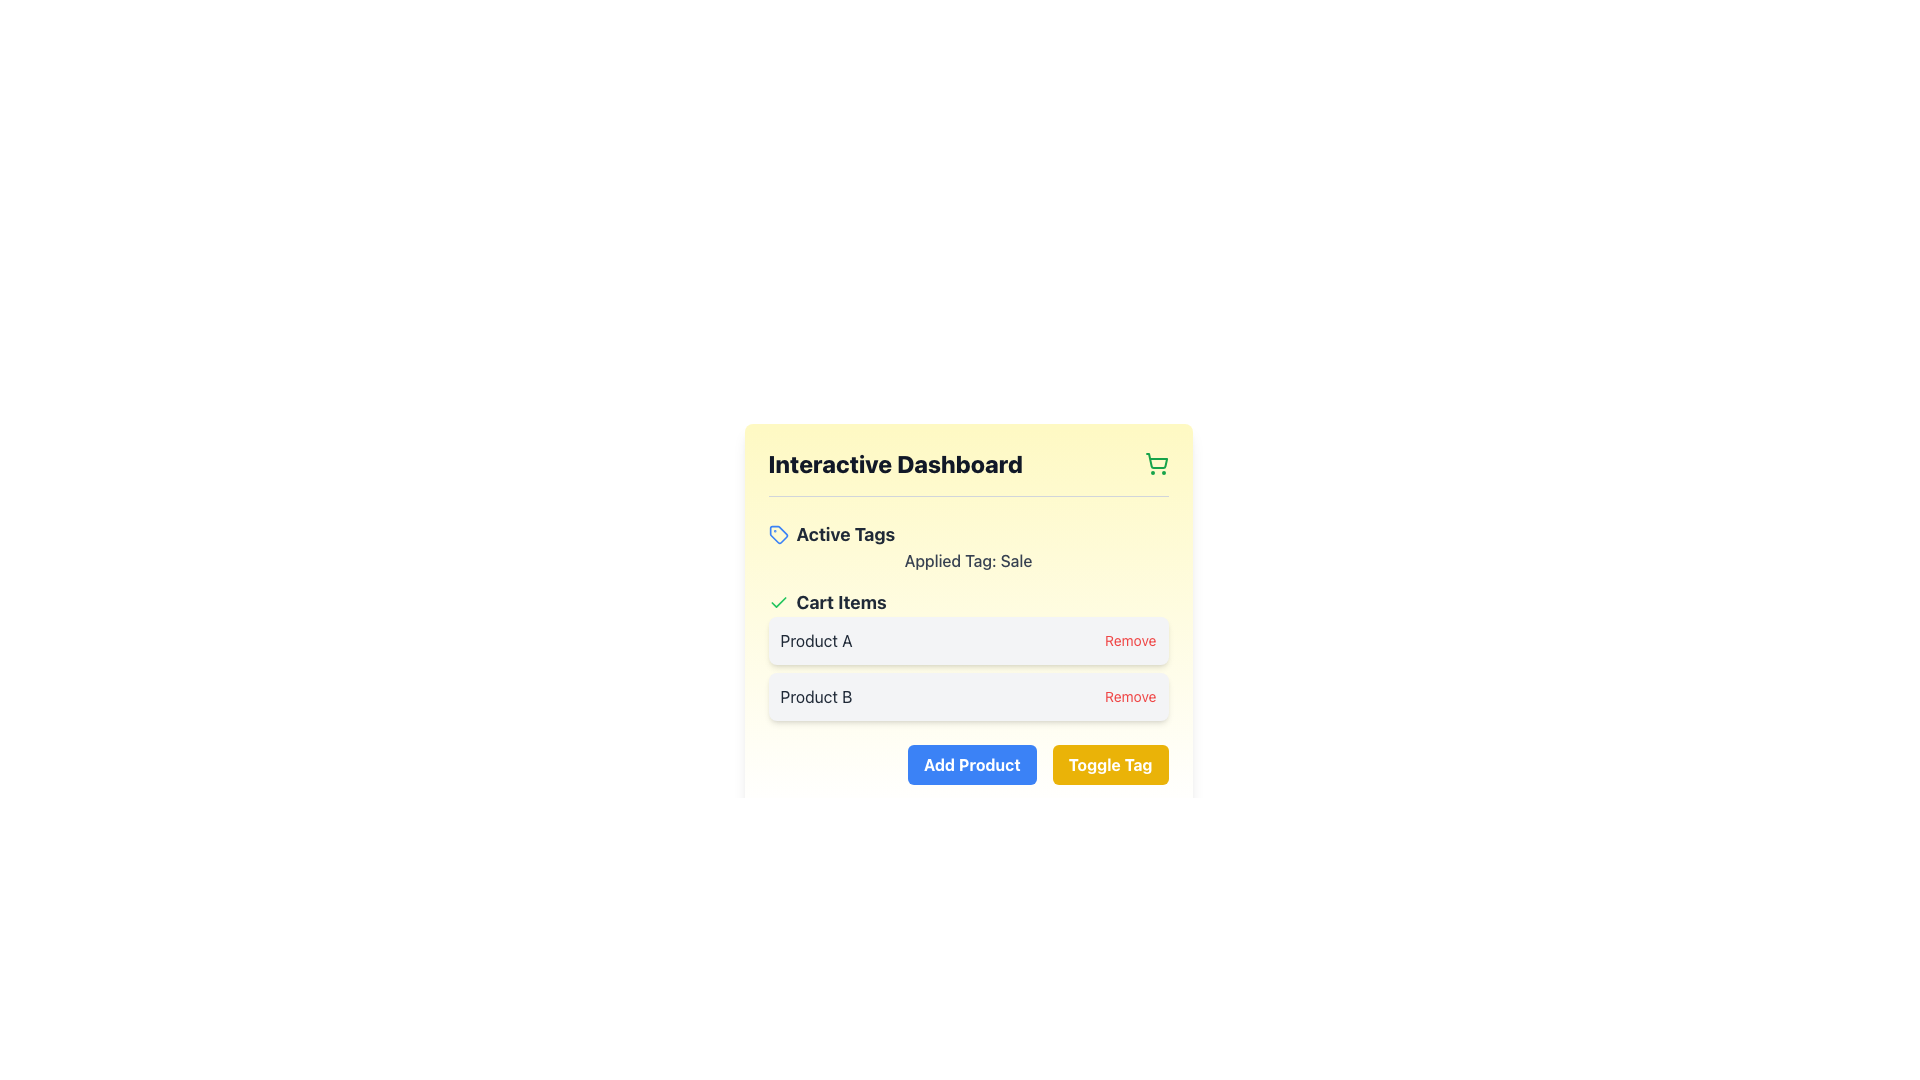 Image resolution: width=1920 pixels, height=1080 pixels. Describe the element at coordinates (1156, 461) in the screenshot. I see `the shopping cart icon located in the top-right corner of the dashboard interface, which signifies user interaction with cart functionality` at that location.